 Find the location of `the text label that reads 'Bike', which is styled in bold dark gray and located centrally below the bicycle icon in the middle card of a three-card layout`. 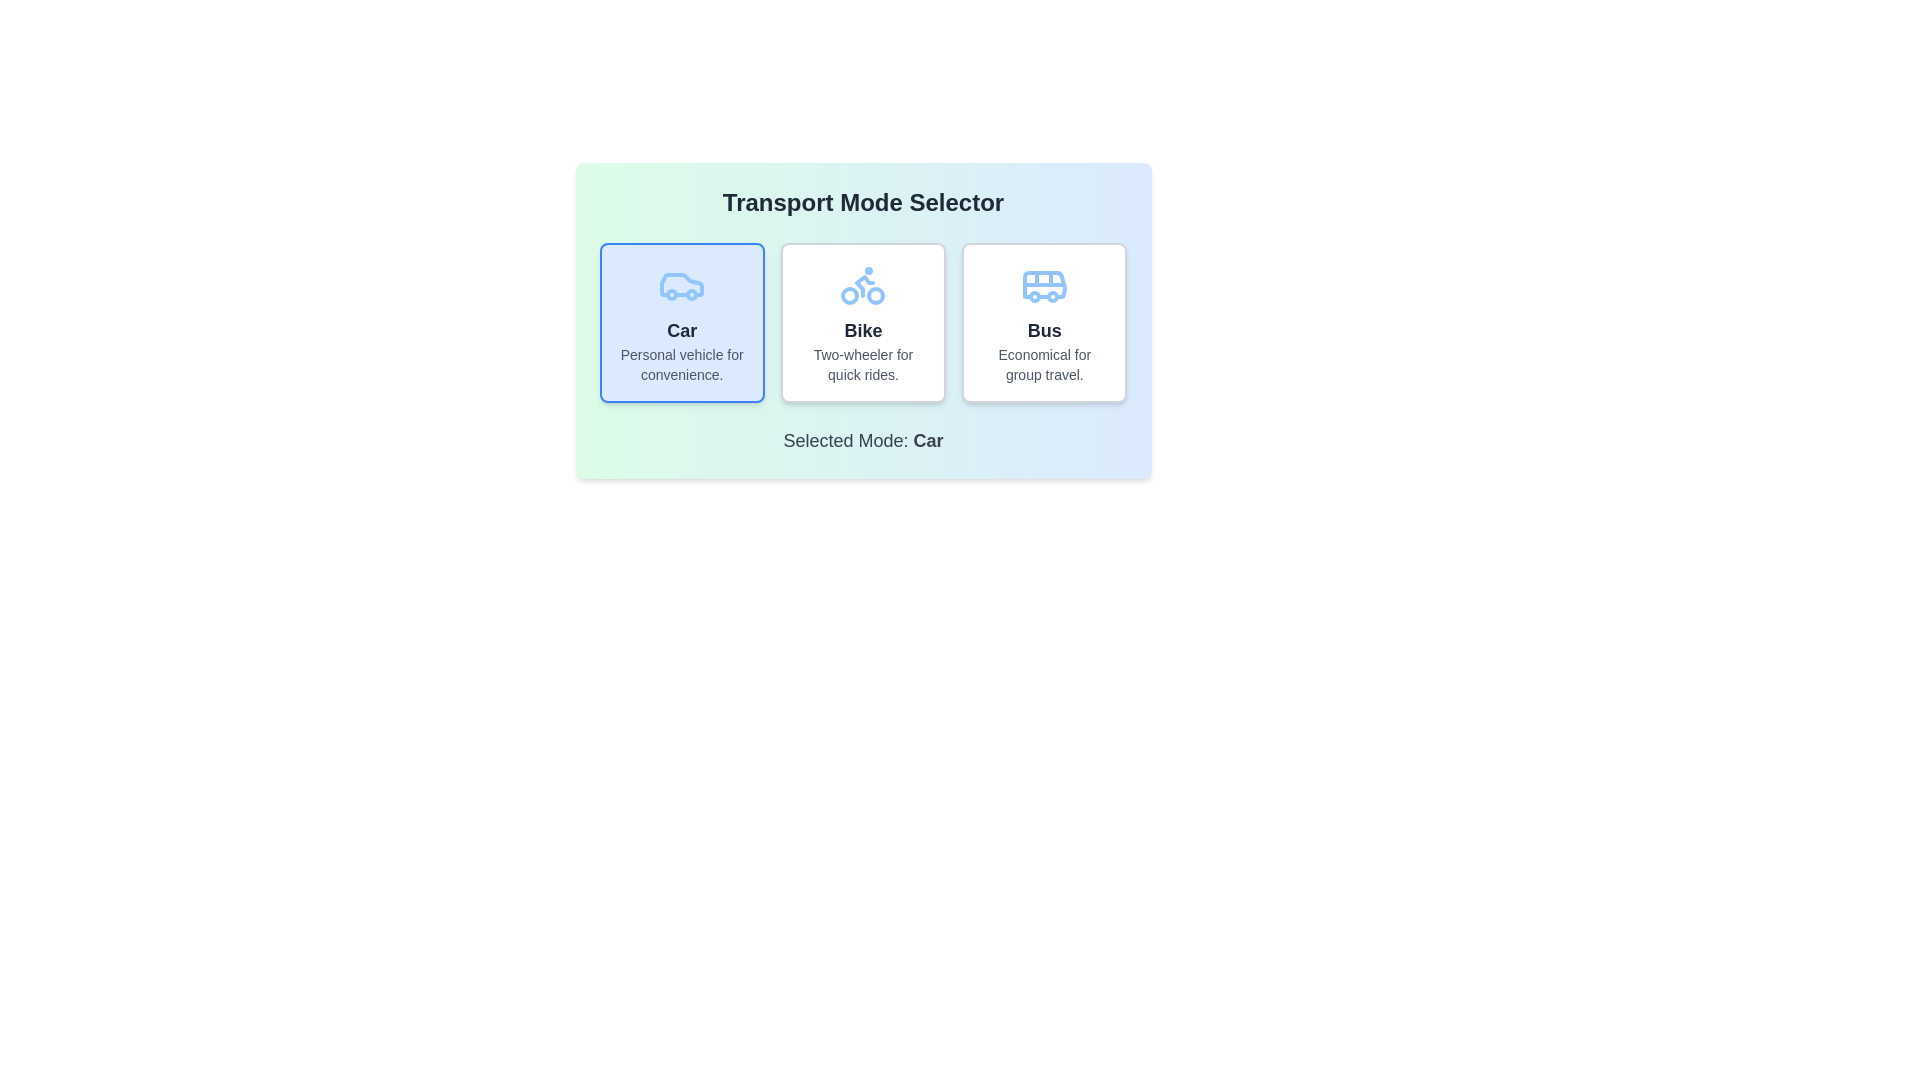

the text label that reads 'Bike', which is styled in bold dark gray and located centrally below the bicycle icon in the middle card of a three-card layout is located at coordinates (863, 330).